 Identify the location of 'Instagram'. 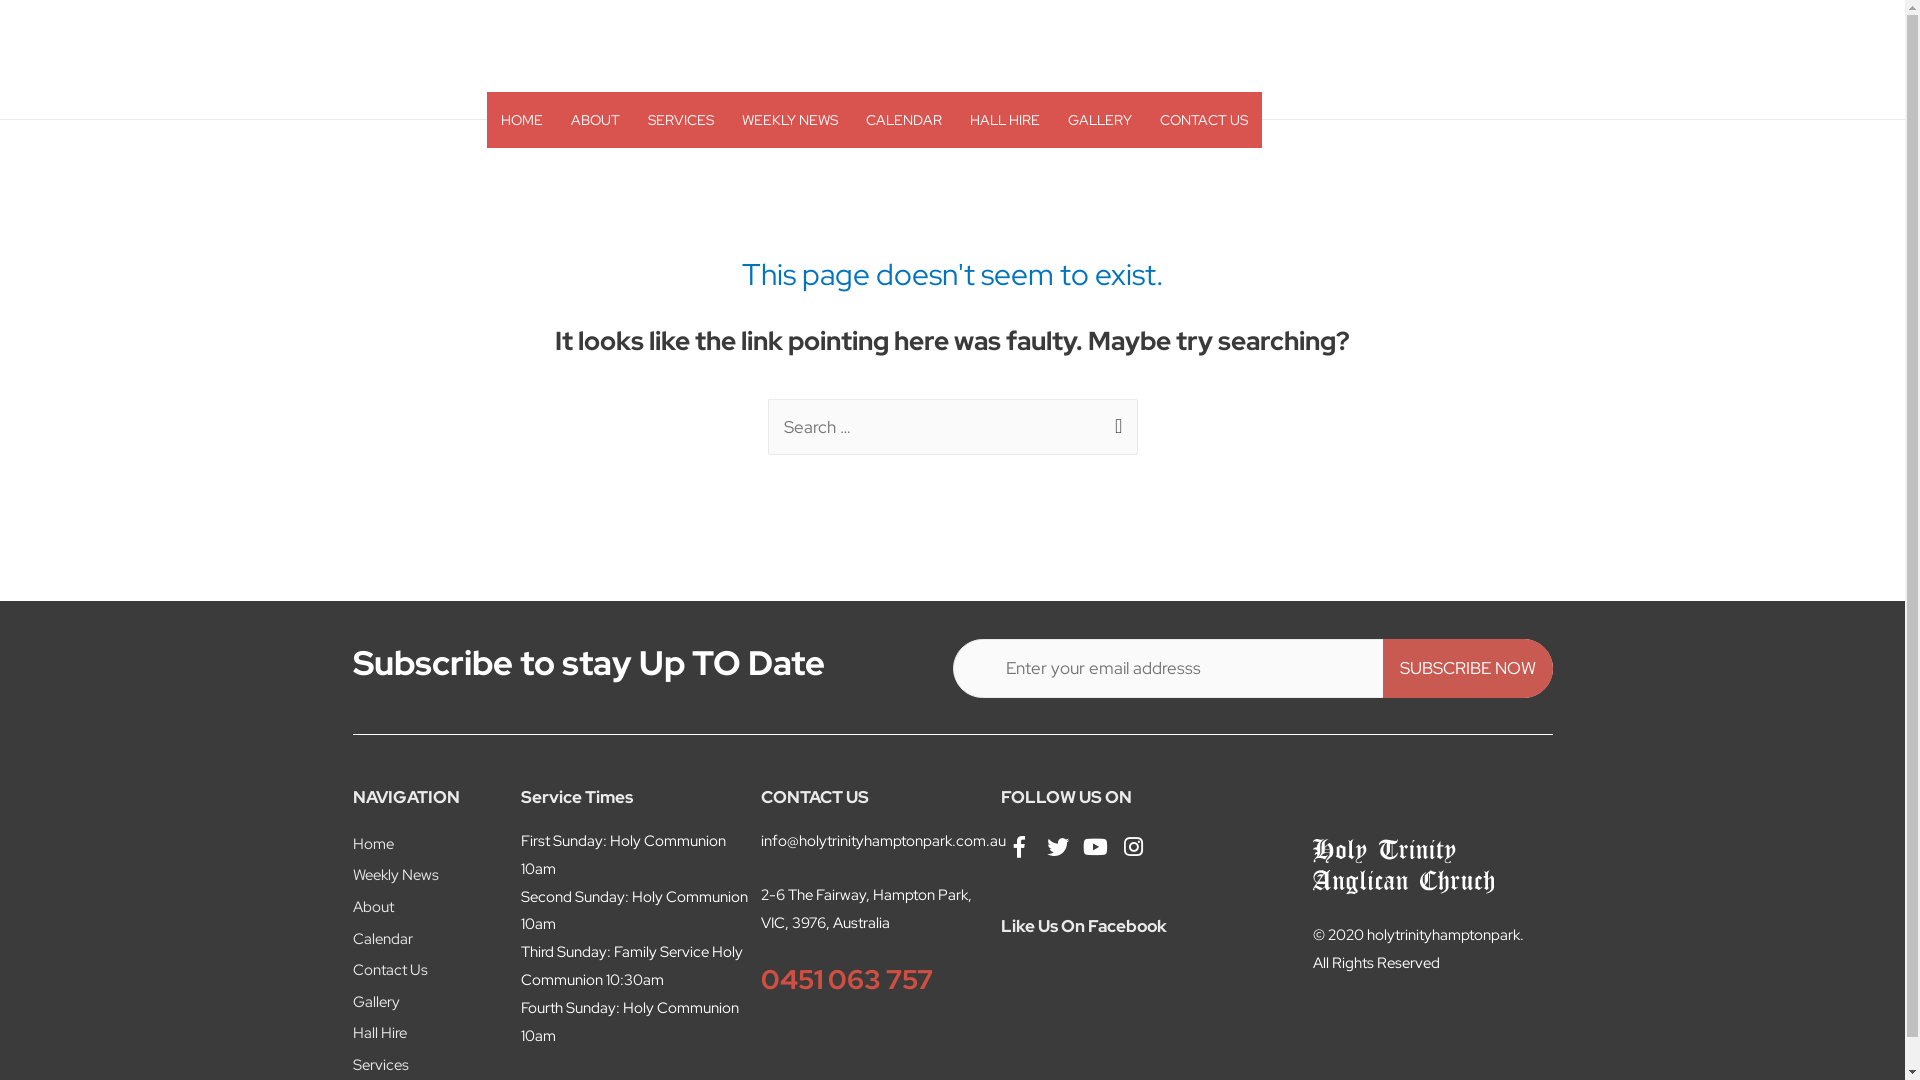
(1133, 847).